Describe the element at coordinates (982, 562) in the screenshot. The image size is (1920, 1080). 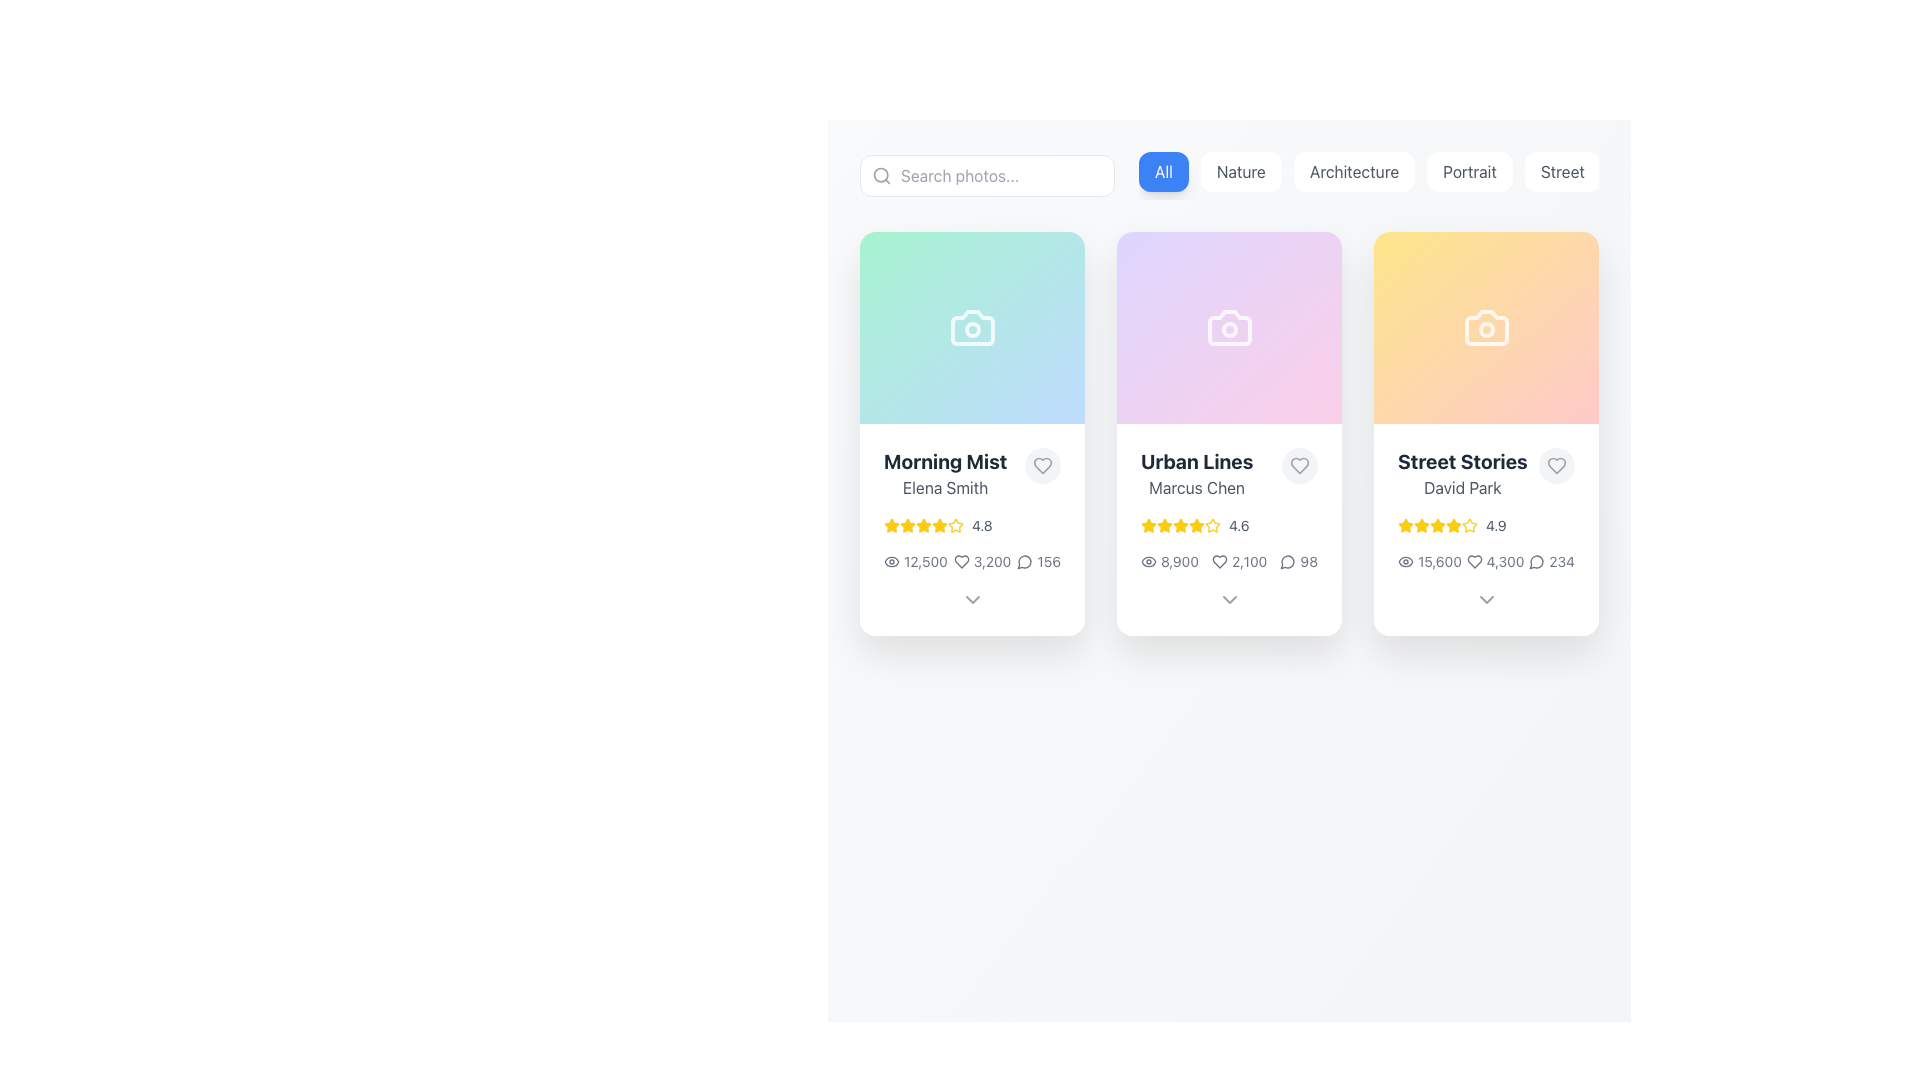
I see `the heart-shaped icon next to the numerical label '3,200'` at that location.